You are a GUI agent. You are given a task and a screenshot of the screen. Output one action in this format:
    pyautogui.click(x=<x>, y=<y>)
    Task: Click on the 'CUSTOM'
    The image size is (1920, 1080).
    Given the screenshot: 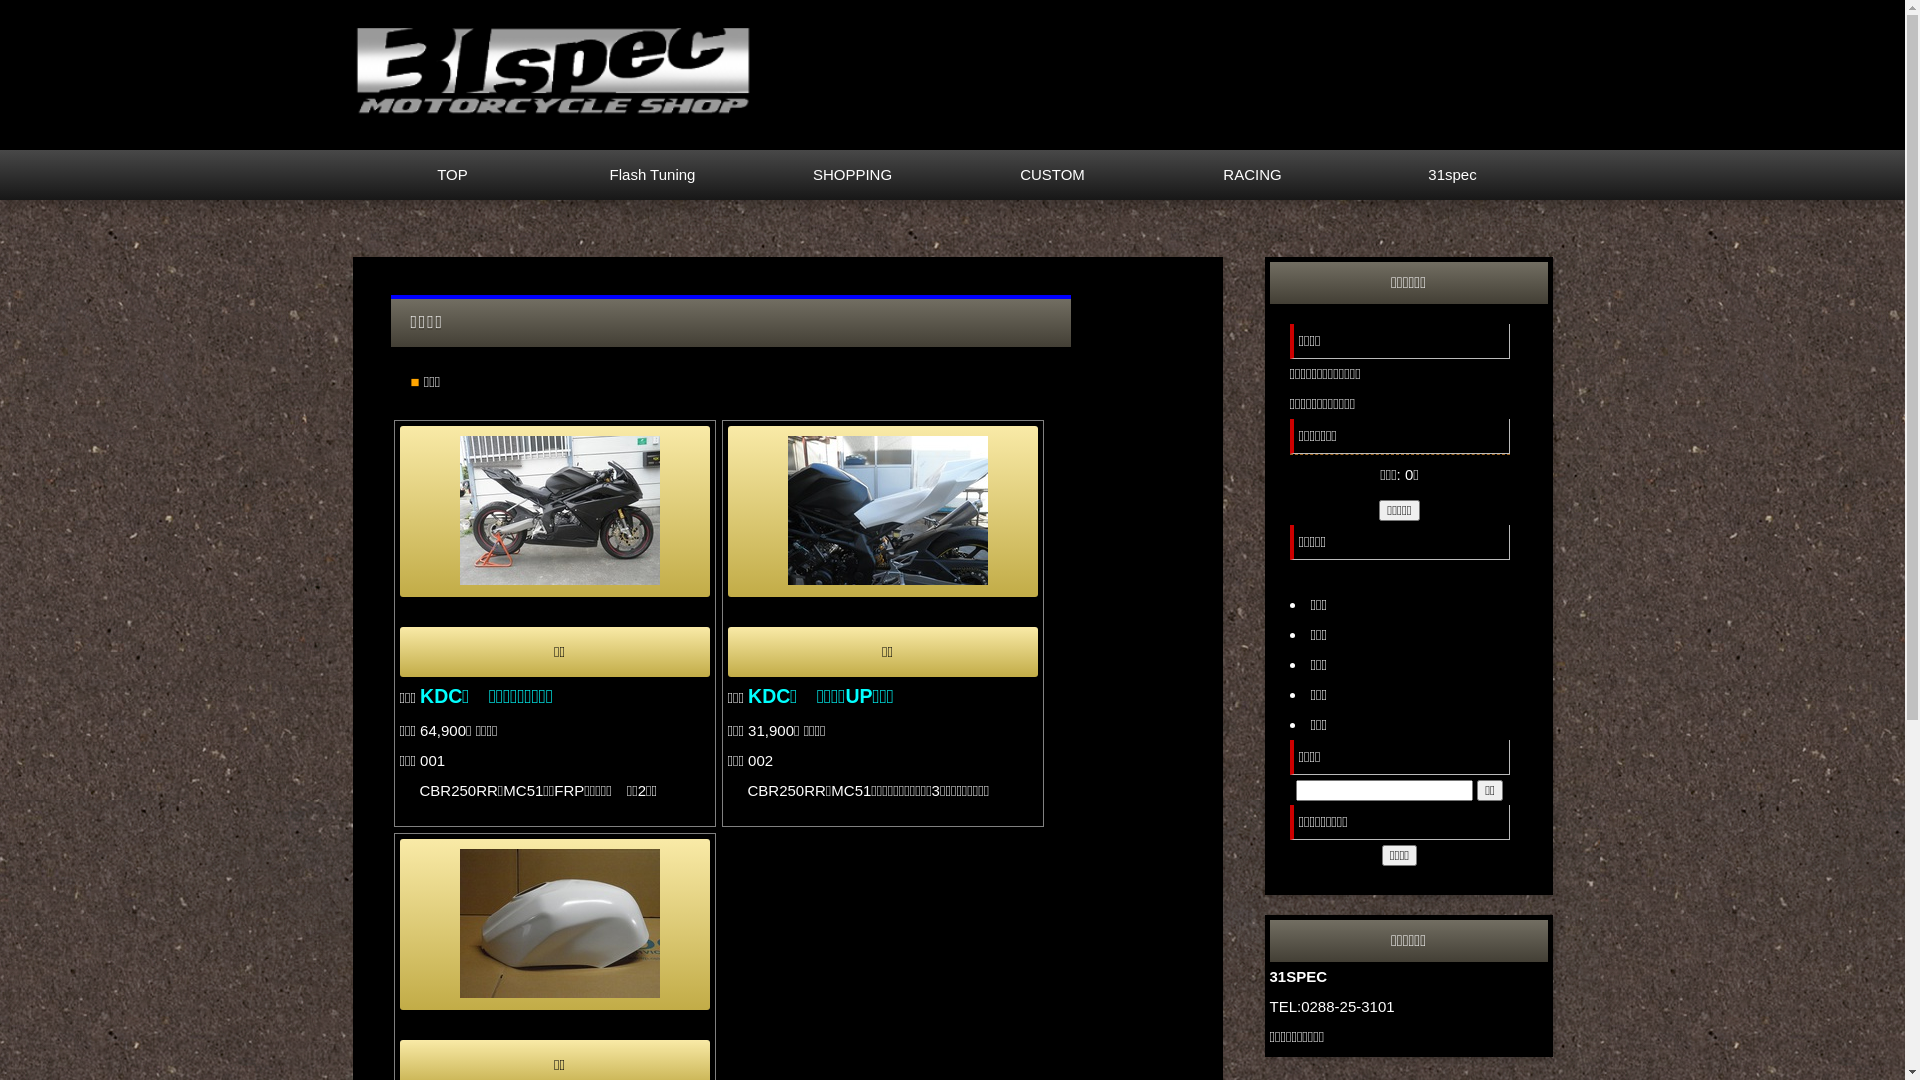 What is the action you would take?
    pyautogui.click(x=1050, y=173)
    